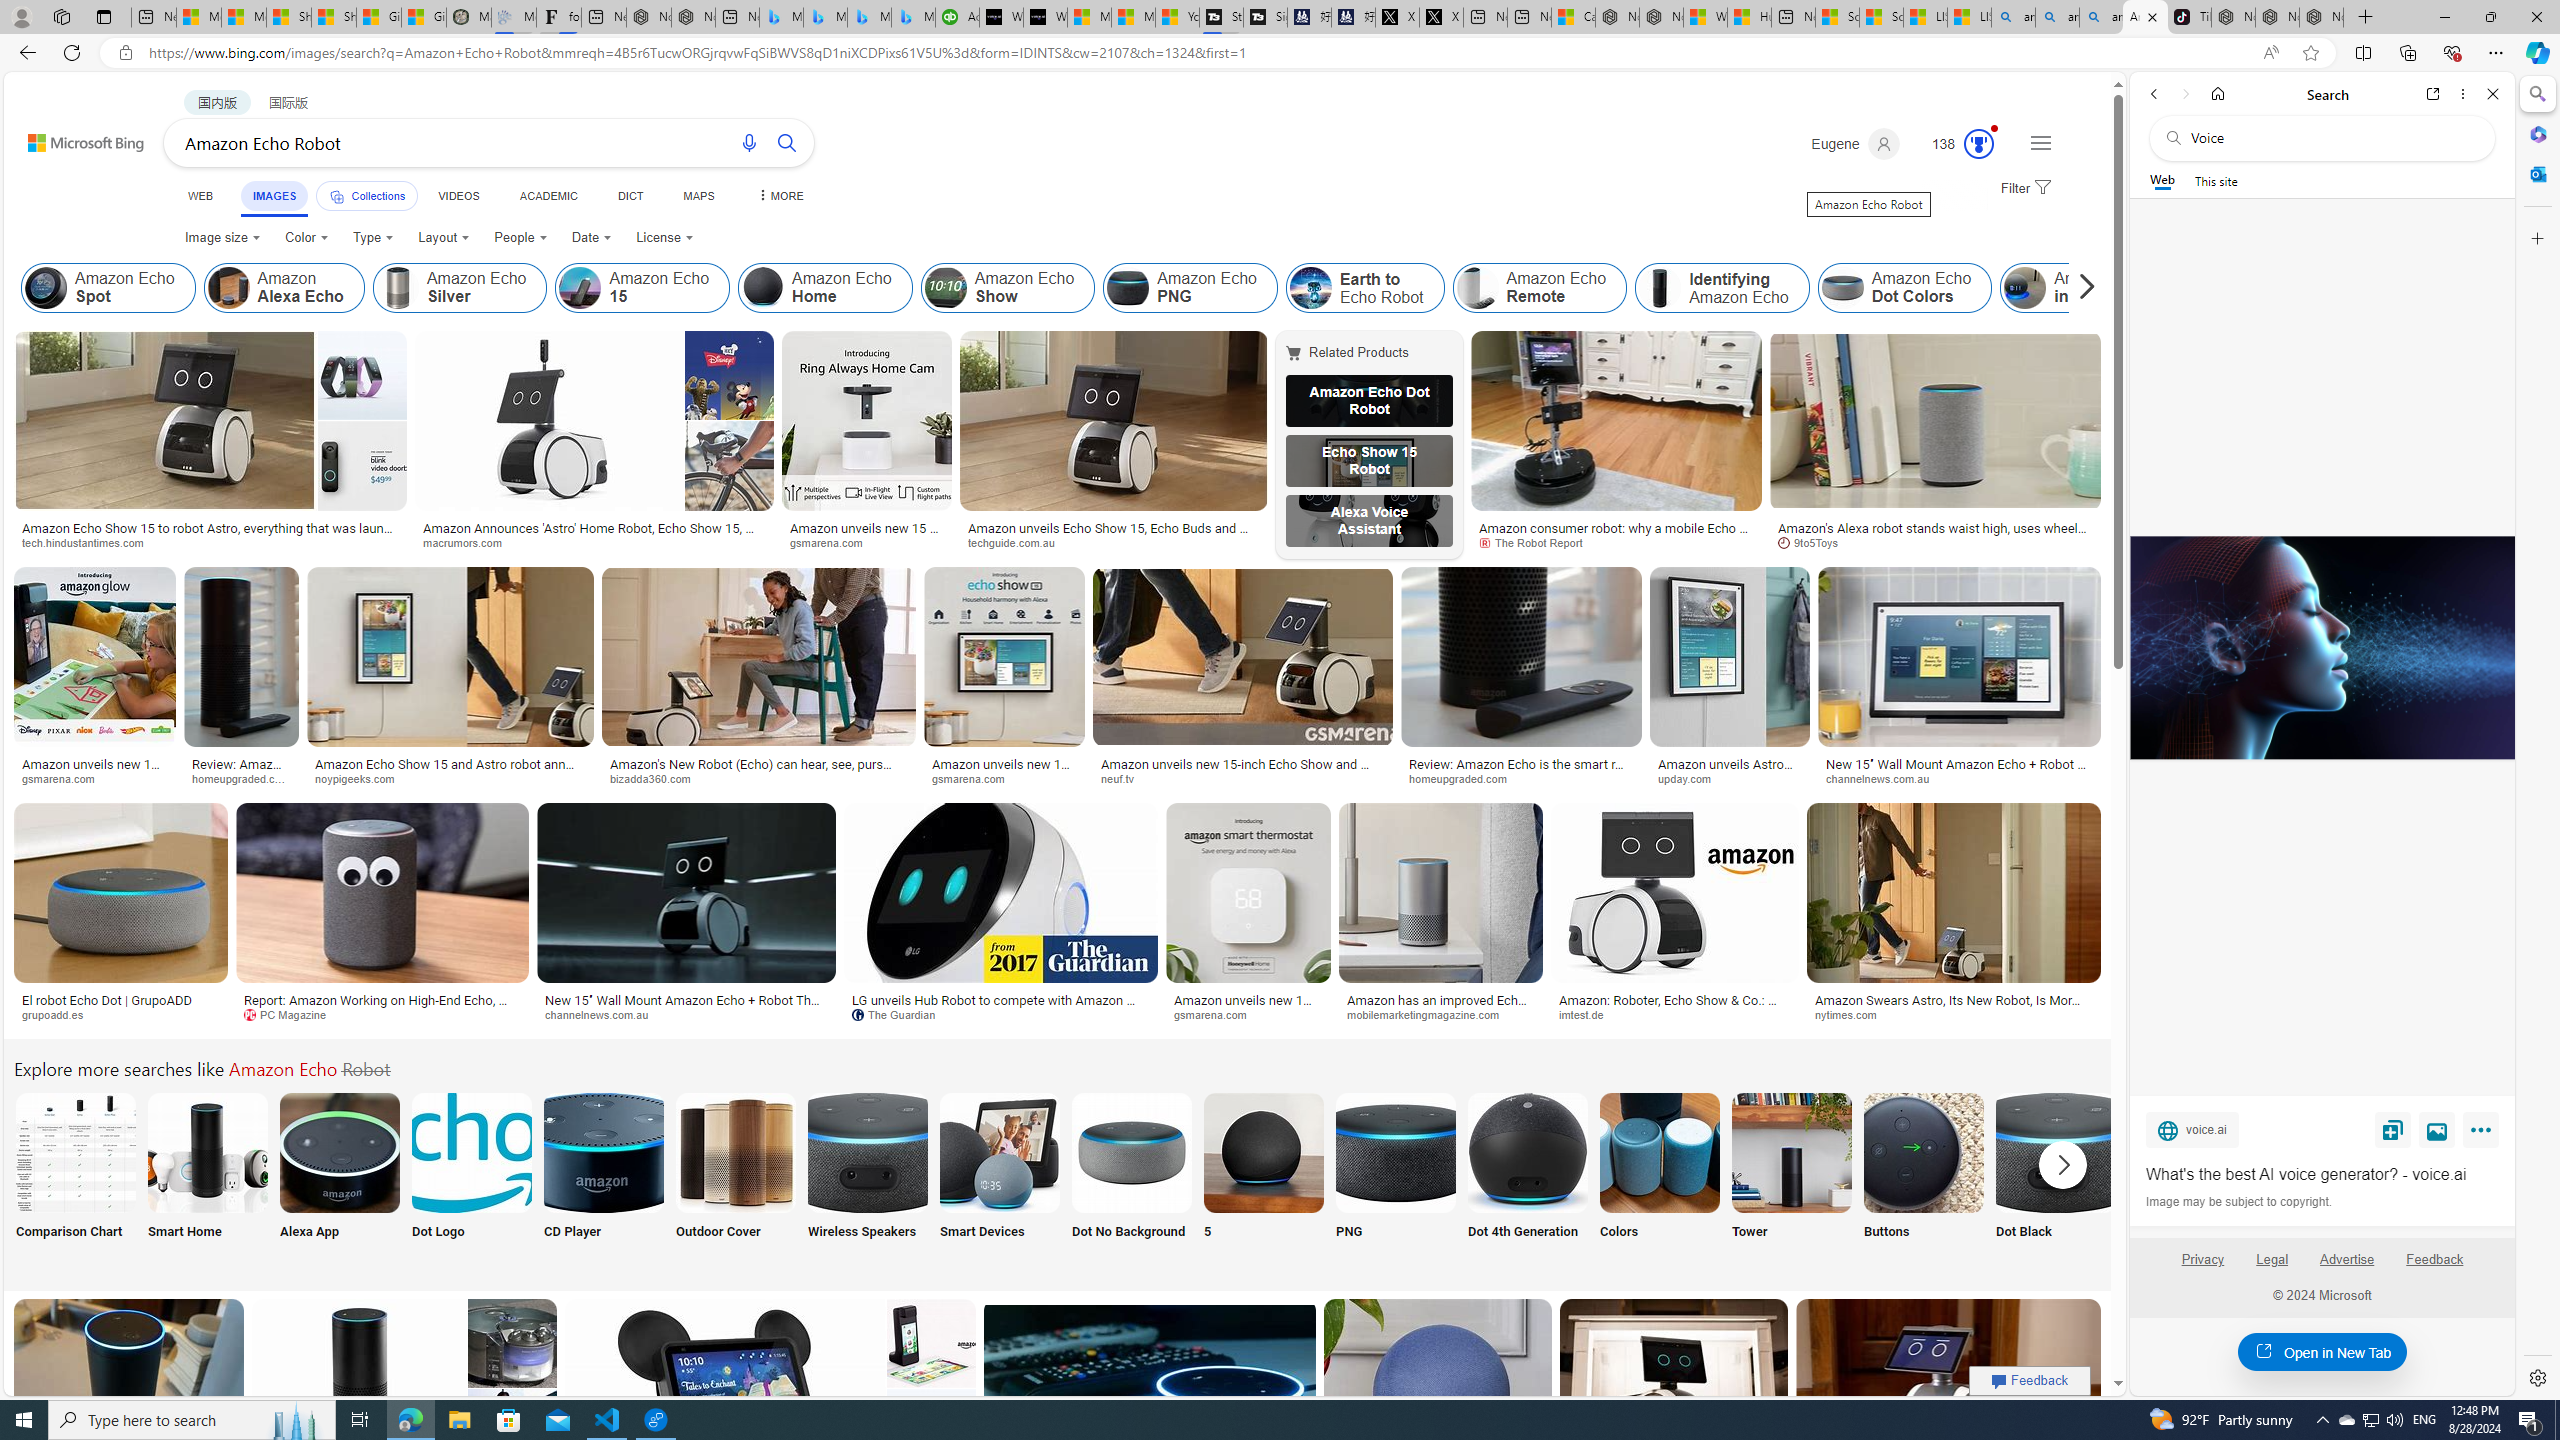 Image resolution: width=2560 pixels, height=1440 pixels. Describe the element at coordinates (1440, 1014) in the screenshot. I see `'mobilemarketingmagazine.com'` at that location.